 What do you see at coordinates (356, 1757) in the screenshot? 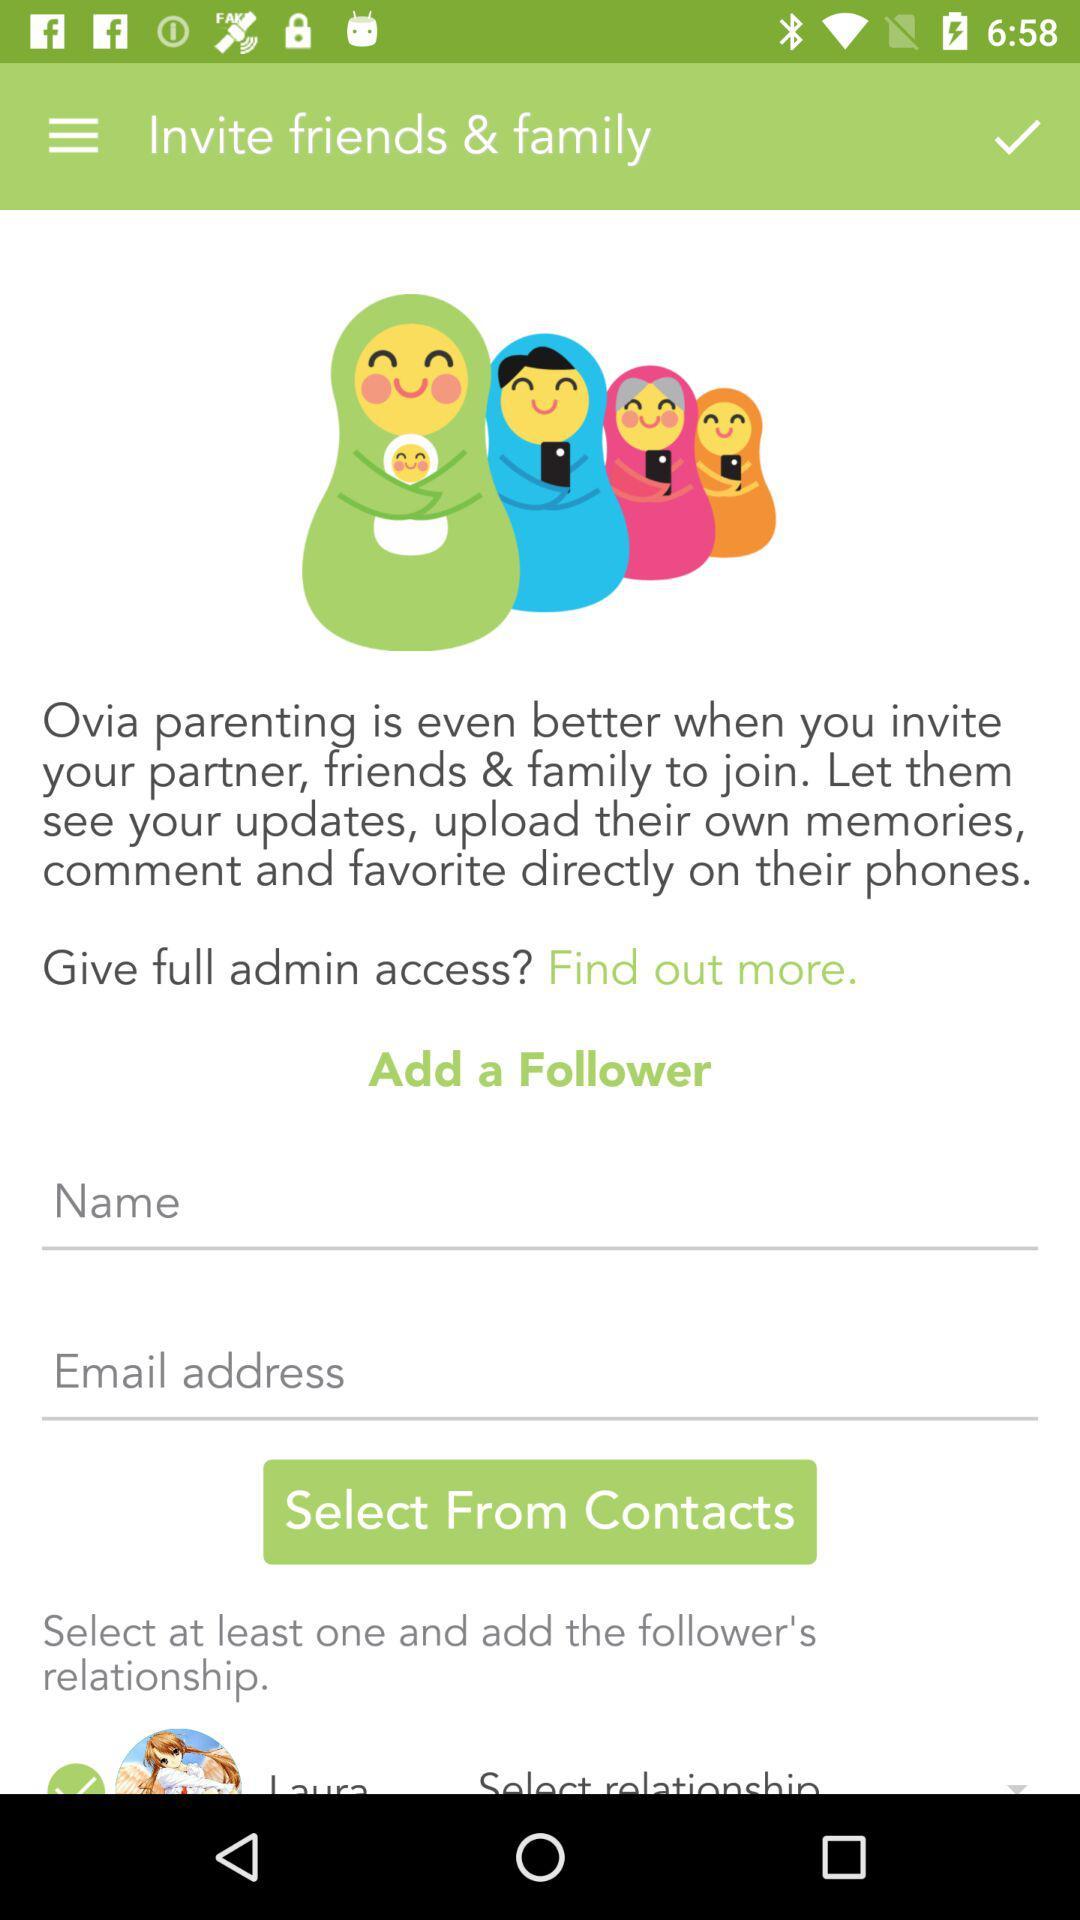
I see `item below the select at least icon` at bounding box center [356, 1757].